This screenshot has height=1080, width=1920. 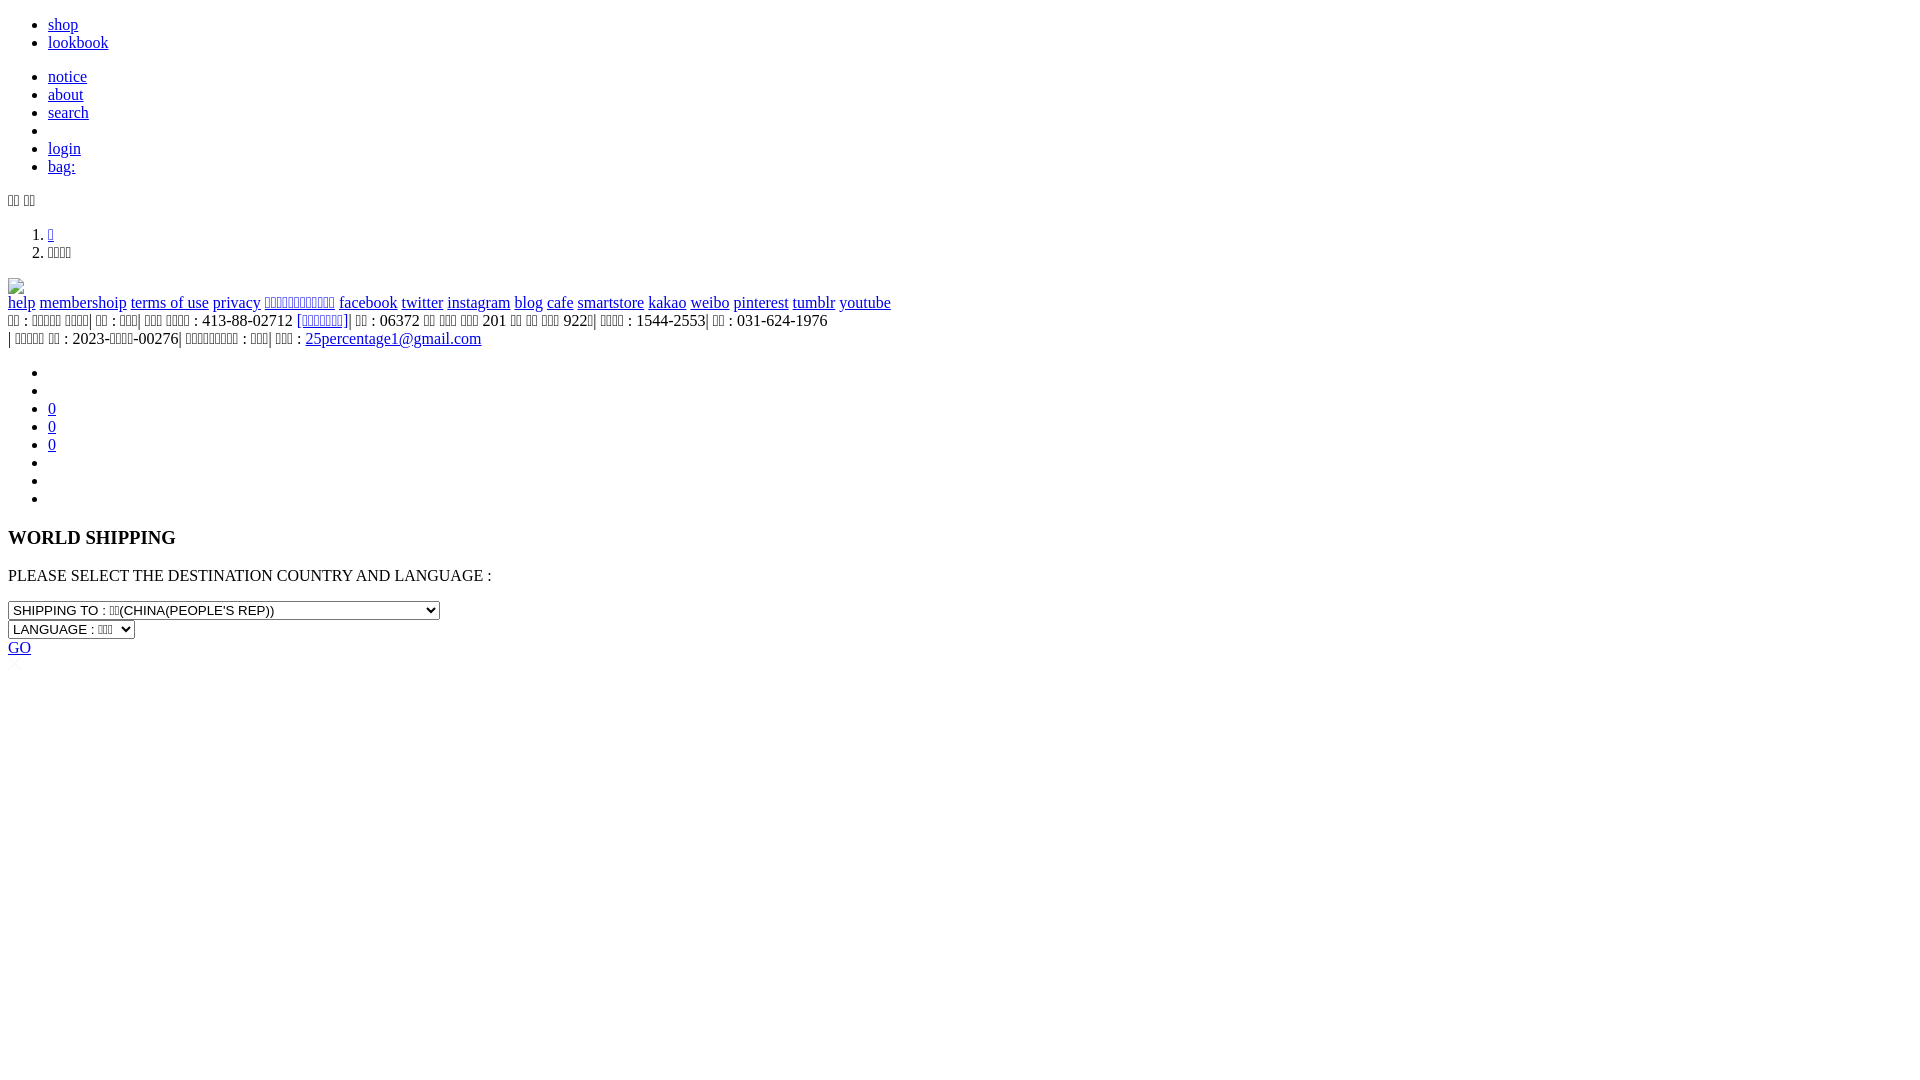 What do you see at coordinates (401, 302) in the screenshot?
I see `'twitter'` at bounding box center [401, 302].